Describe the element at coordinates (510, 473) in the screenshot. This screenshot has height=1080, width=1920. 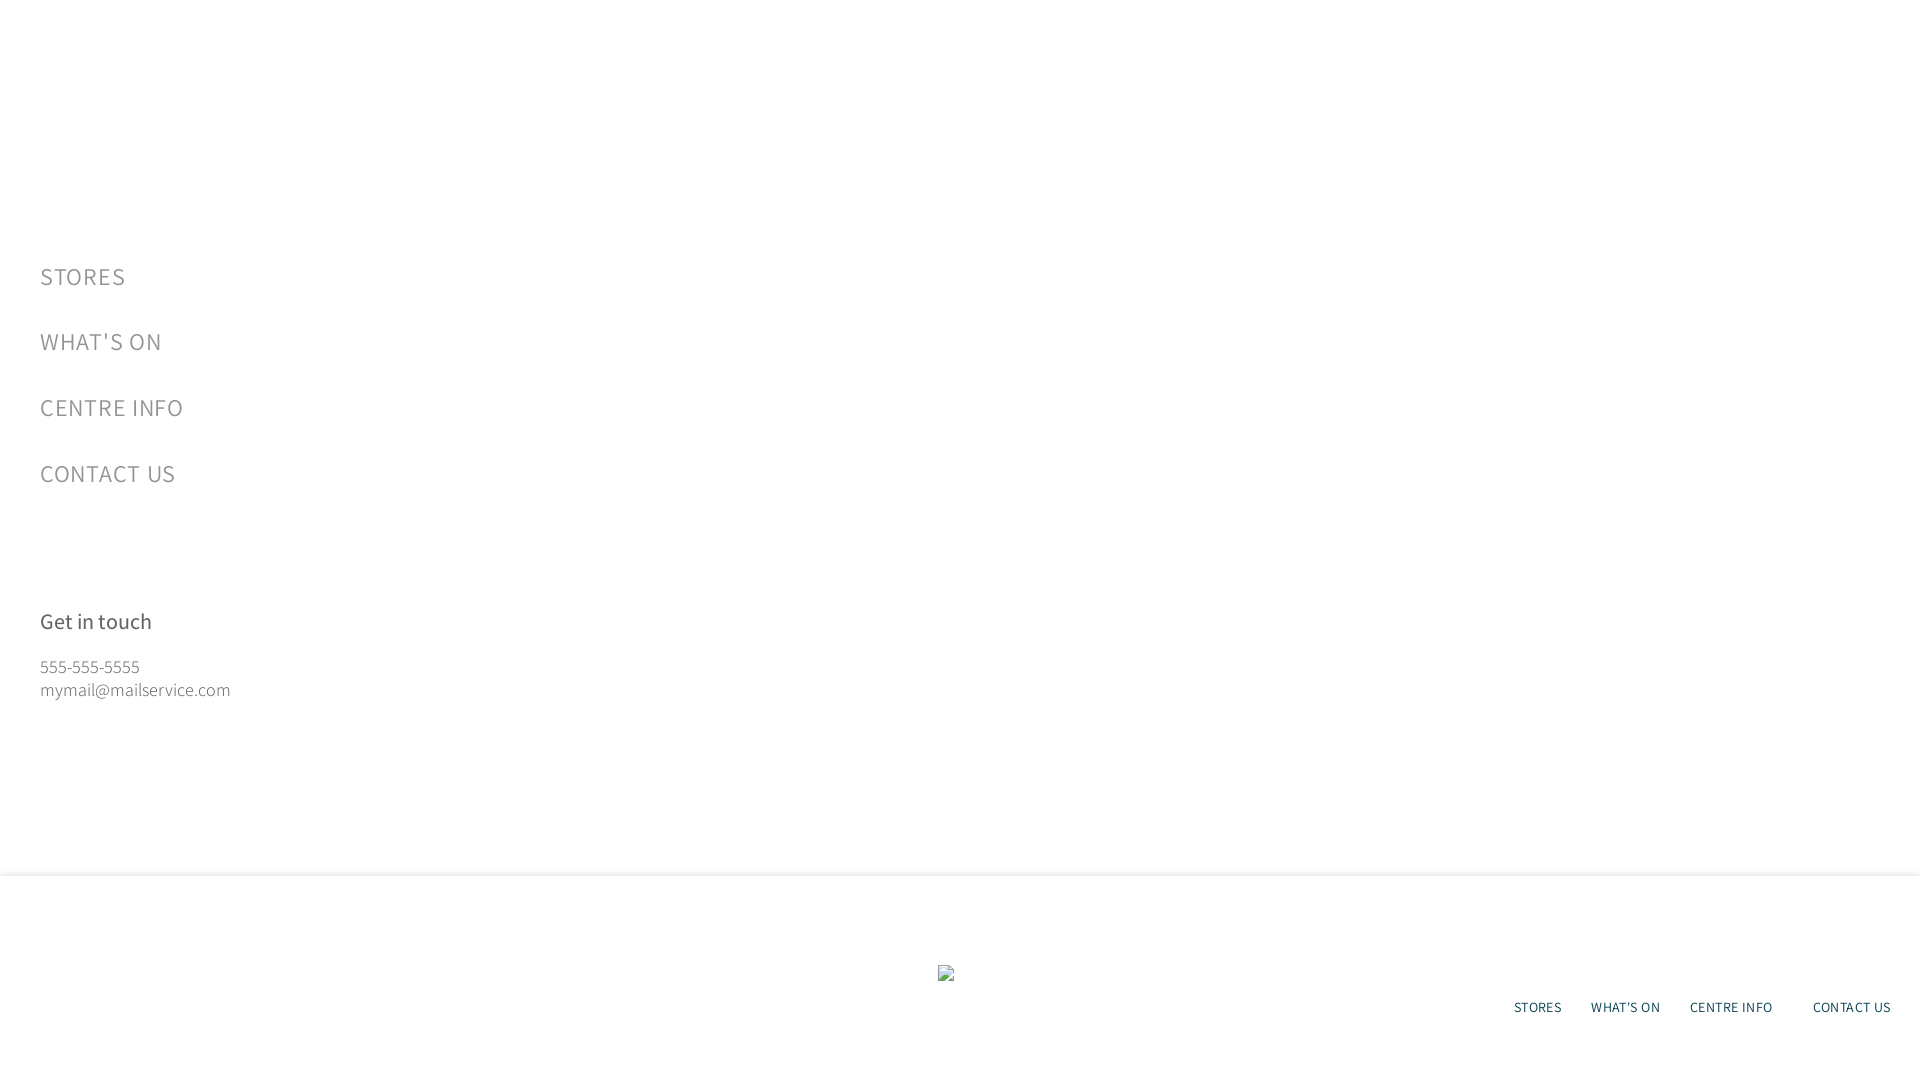
I see `'CONTACT US'` at that location.